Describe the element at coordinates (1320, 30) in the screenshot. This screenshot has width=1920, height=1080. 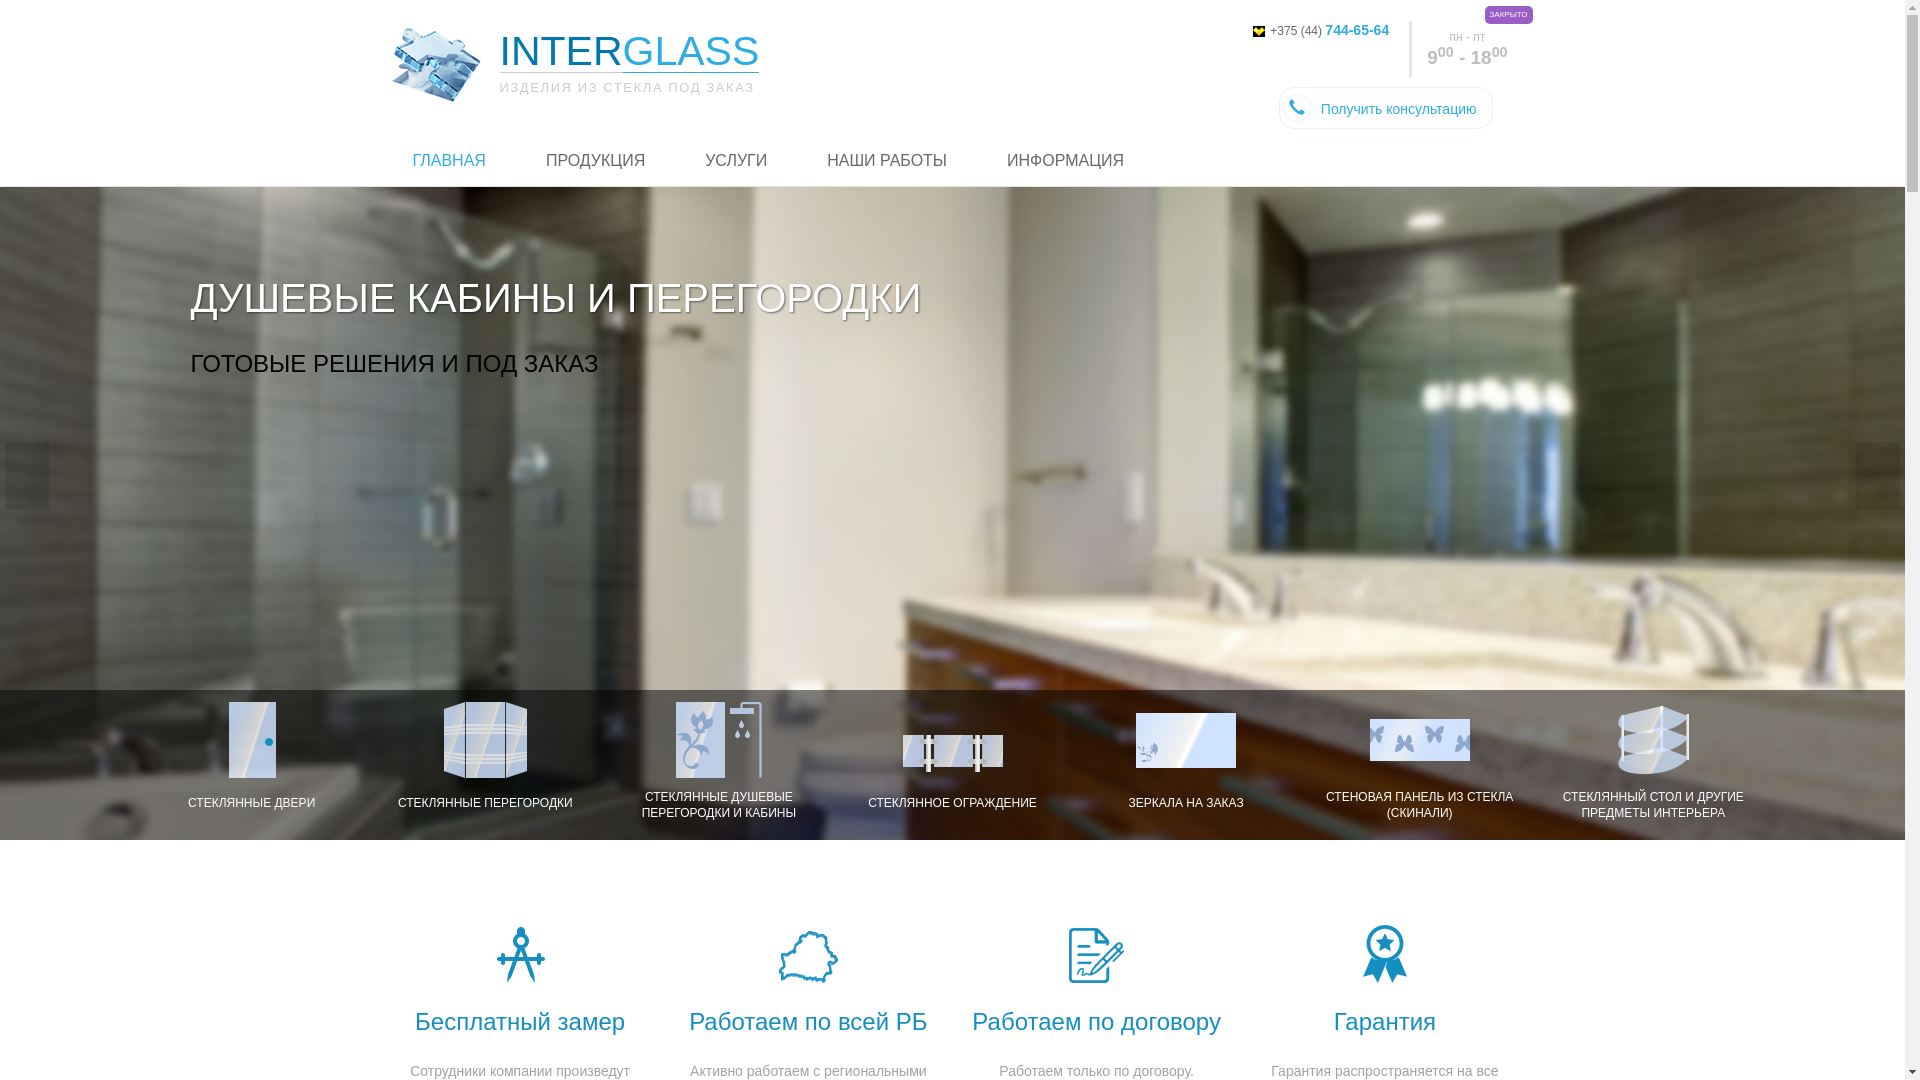
I see `'+375 (44) 744-65-64'` at that location.